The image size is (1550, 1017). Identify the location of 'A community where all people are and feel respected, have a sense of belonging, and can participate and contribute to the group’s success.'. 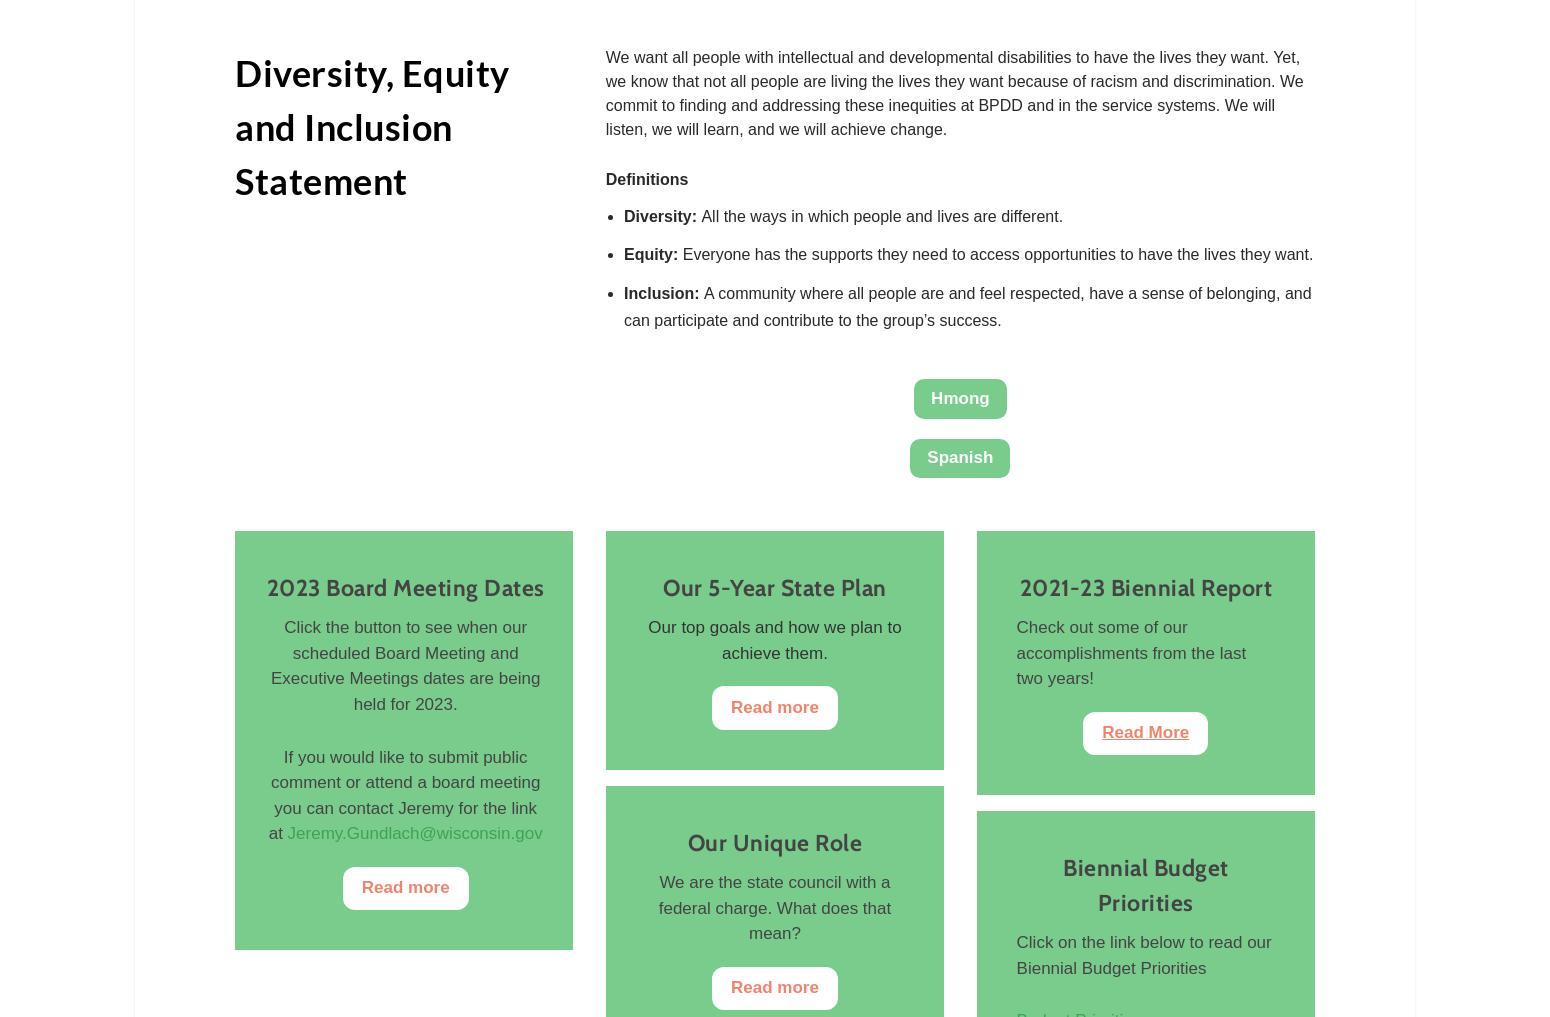
(966, 306).